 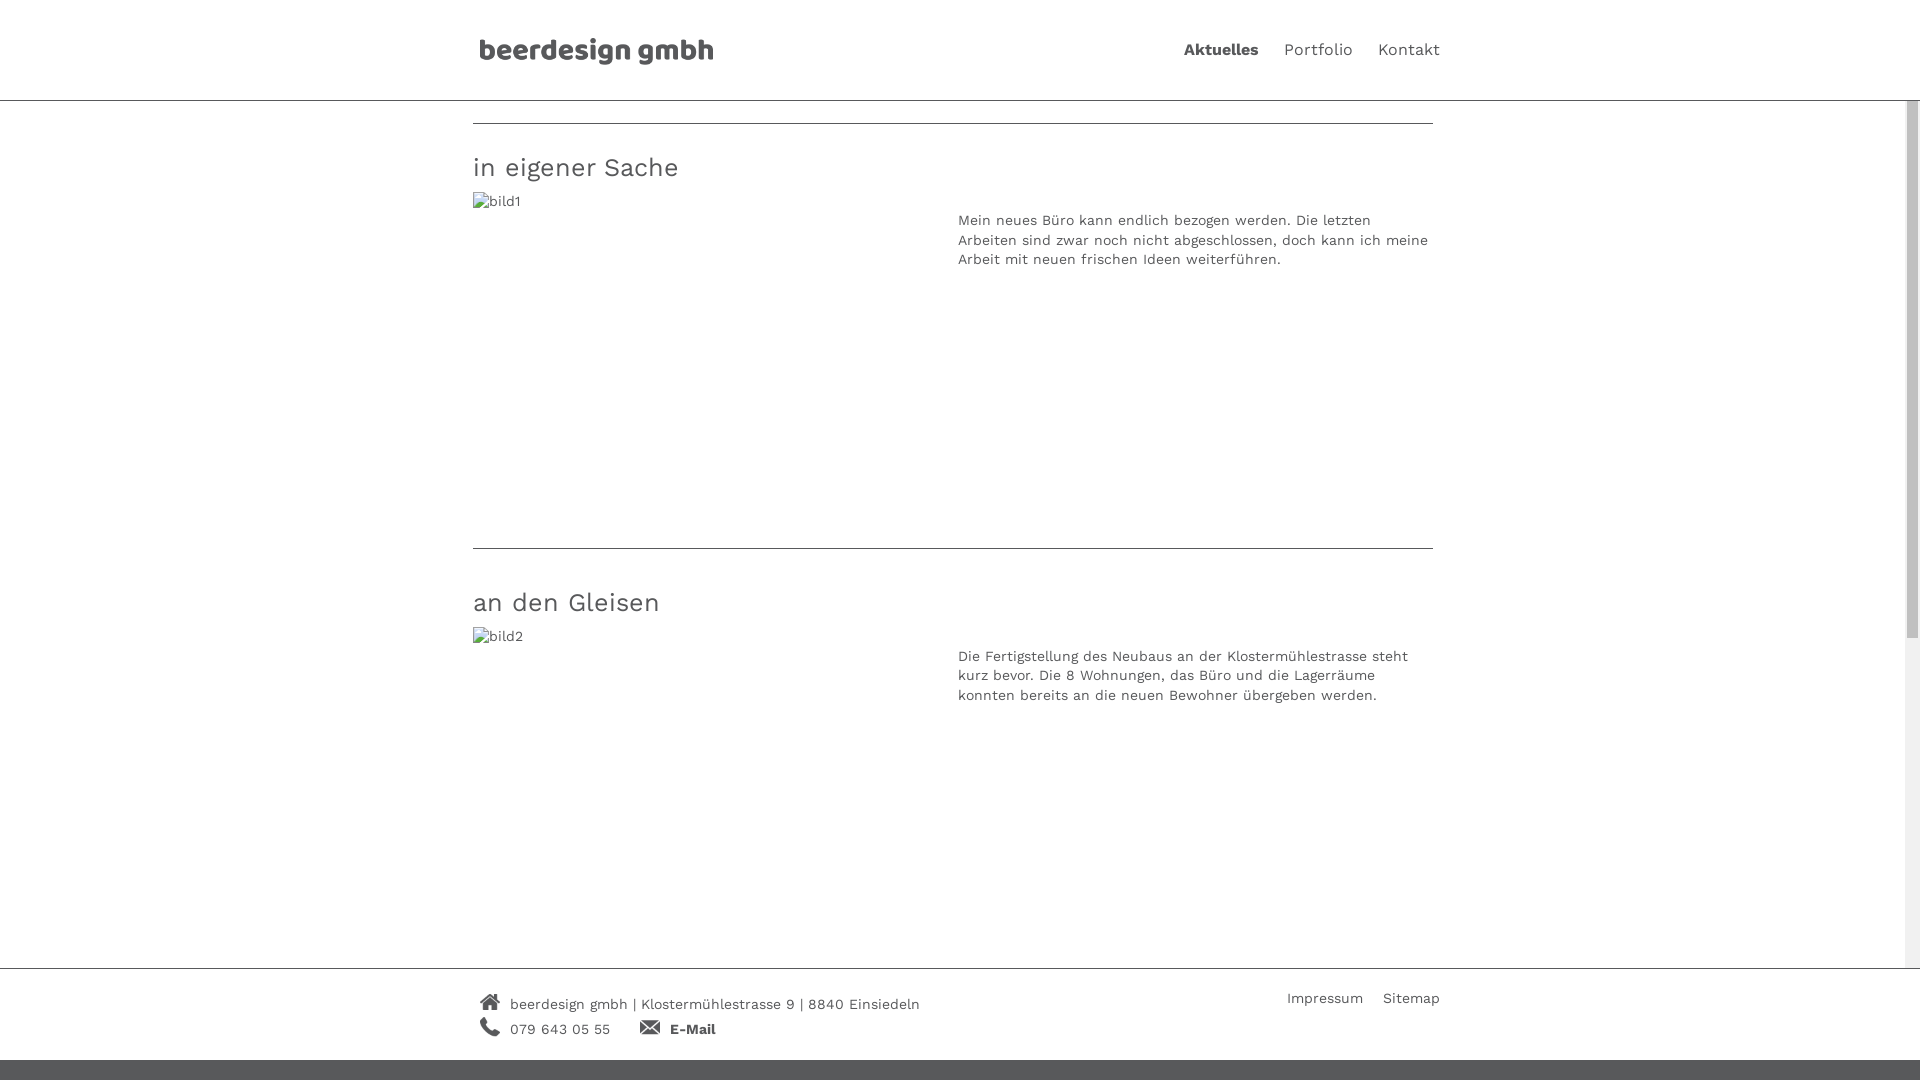 I want to click on 'Sitemap', so click(x=1410, y=999).